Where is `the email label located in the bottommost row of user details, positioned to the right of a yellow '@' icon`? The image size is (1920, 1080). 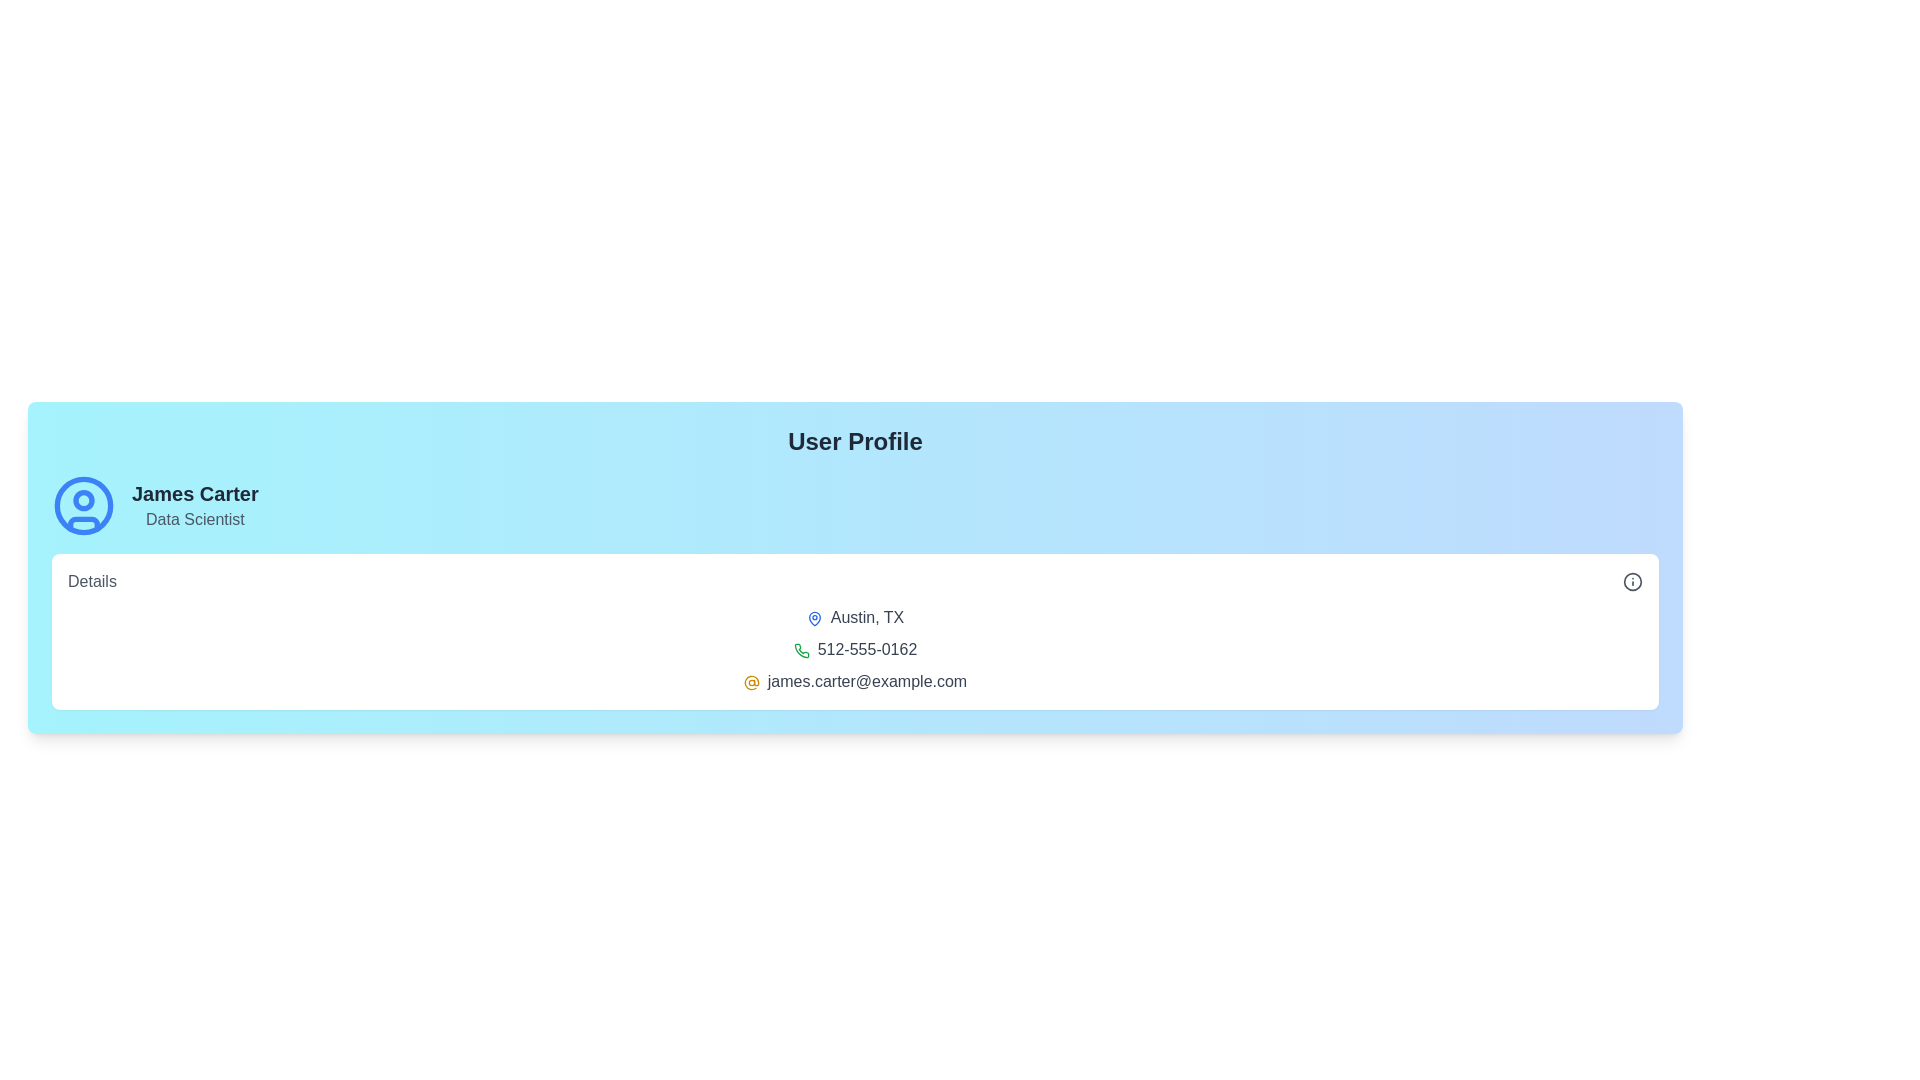
the email label located in the bottommost row of user details, positioned to the right of a yellow '@' icon is located at coordinates (855, 681).